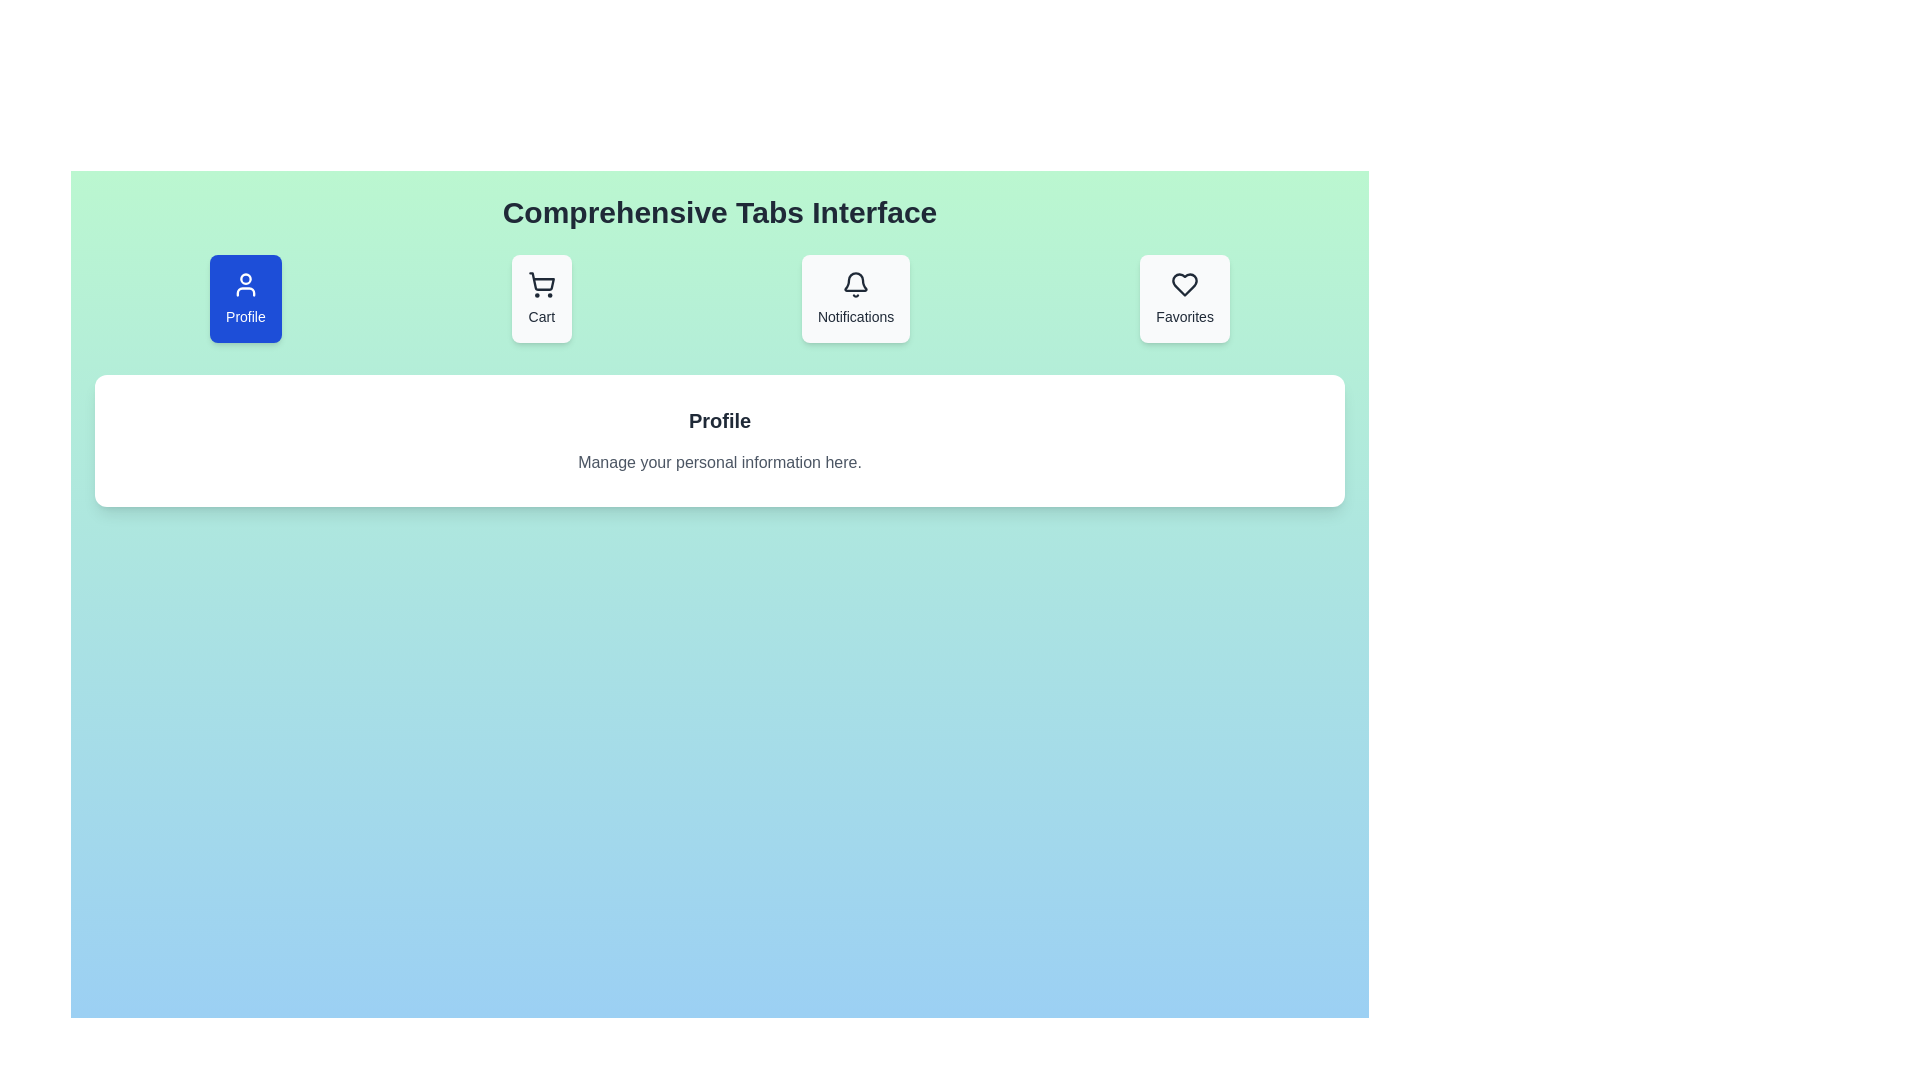  Describe the element at coordinates (1185, 285) in the screenshot. I see `the heart-shaped icon representing the favorite feature, located above the 'Favorites' text label` at that location.